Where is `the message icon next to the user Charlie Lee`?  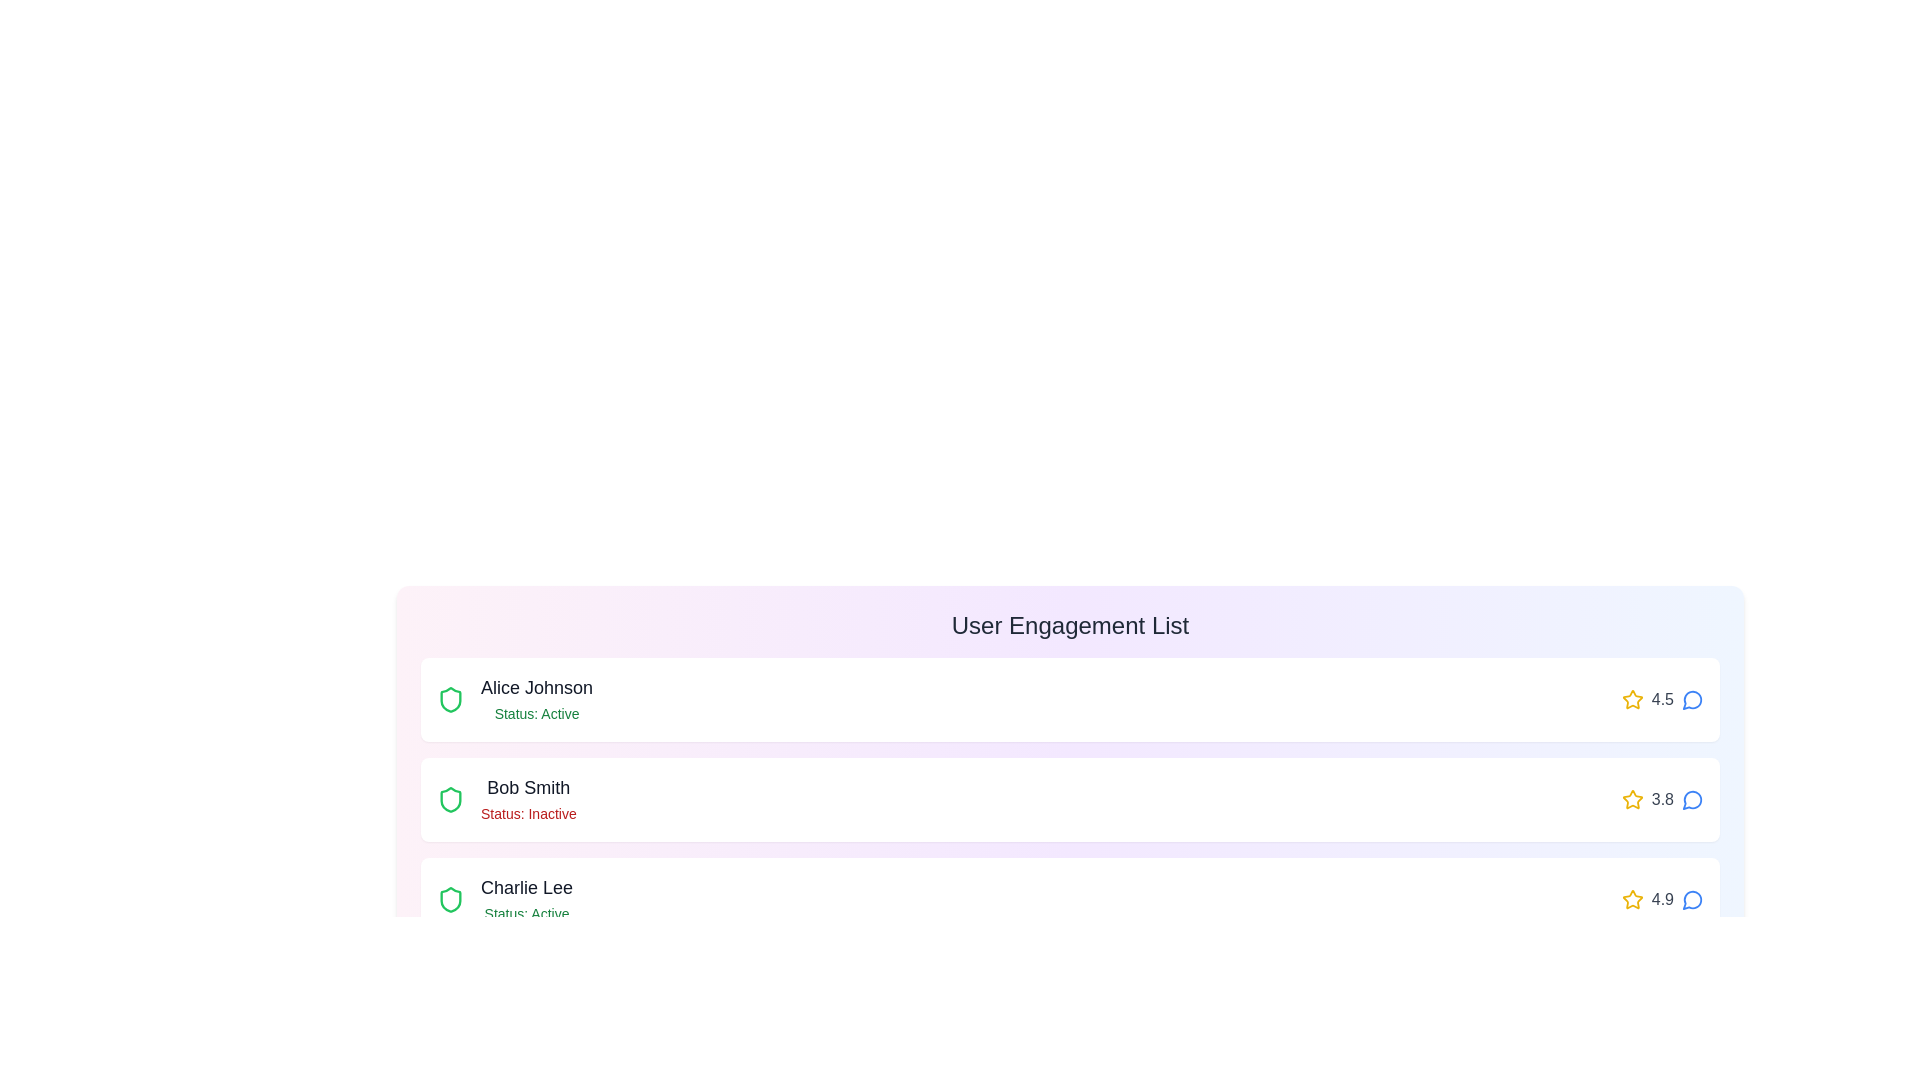
the message icon next to the user Charlie Lee is located at coordinates (1692, 898).